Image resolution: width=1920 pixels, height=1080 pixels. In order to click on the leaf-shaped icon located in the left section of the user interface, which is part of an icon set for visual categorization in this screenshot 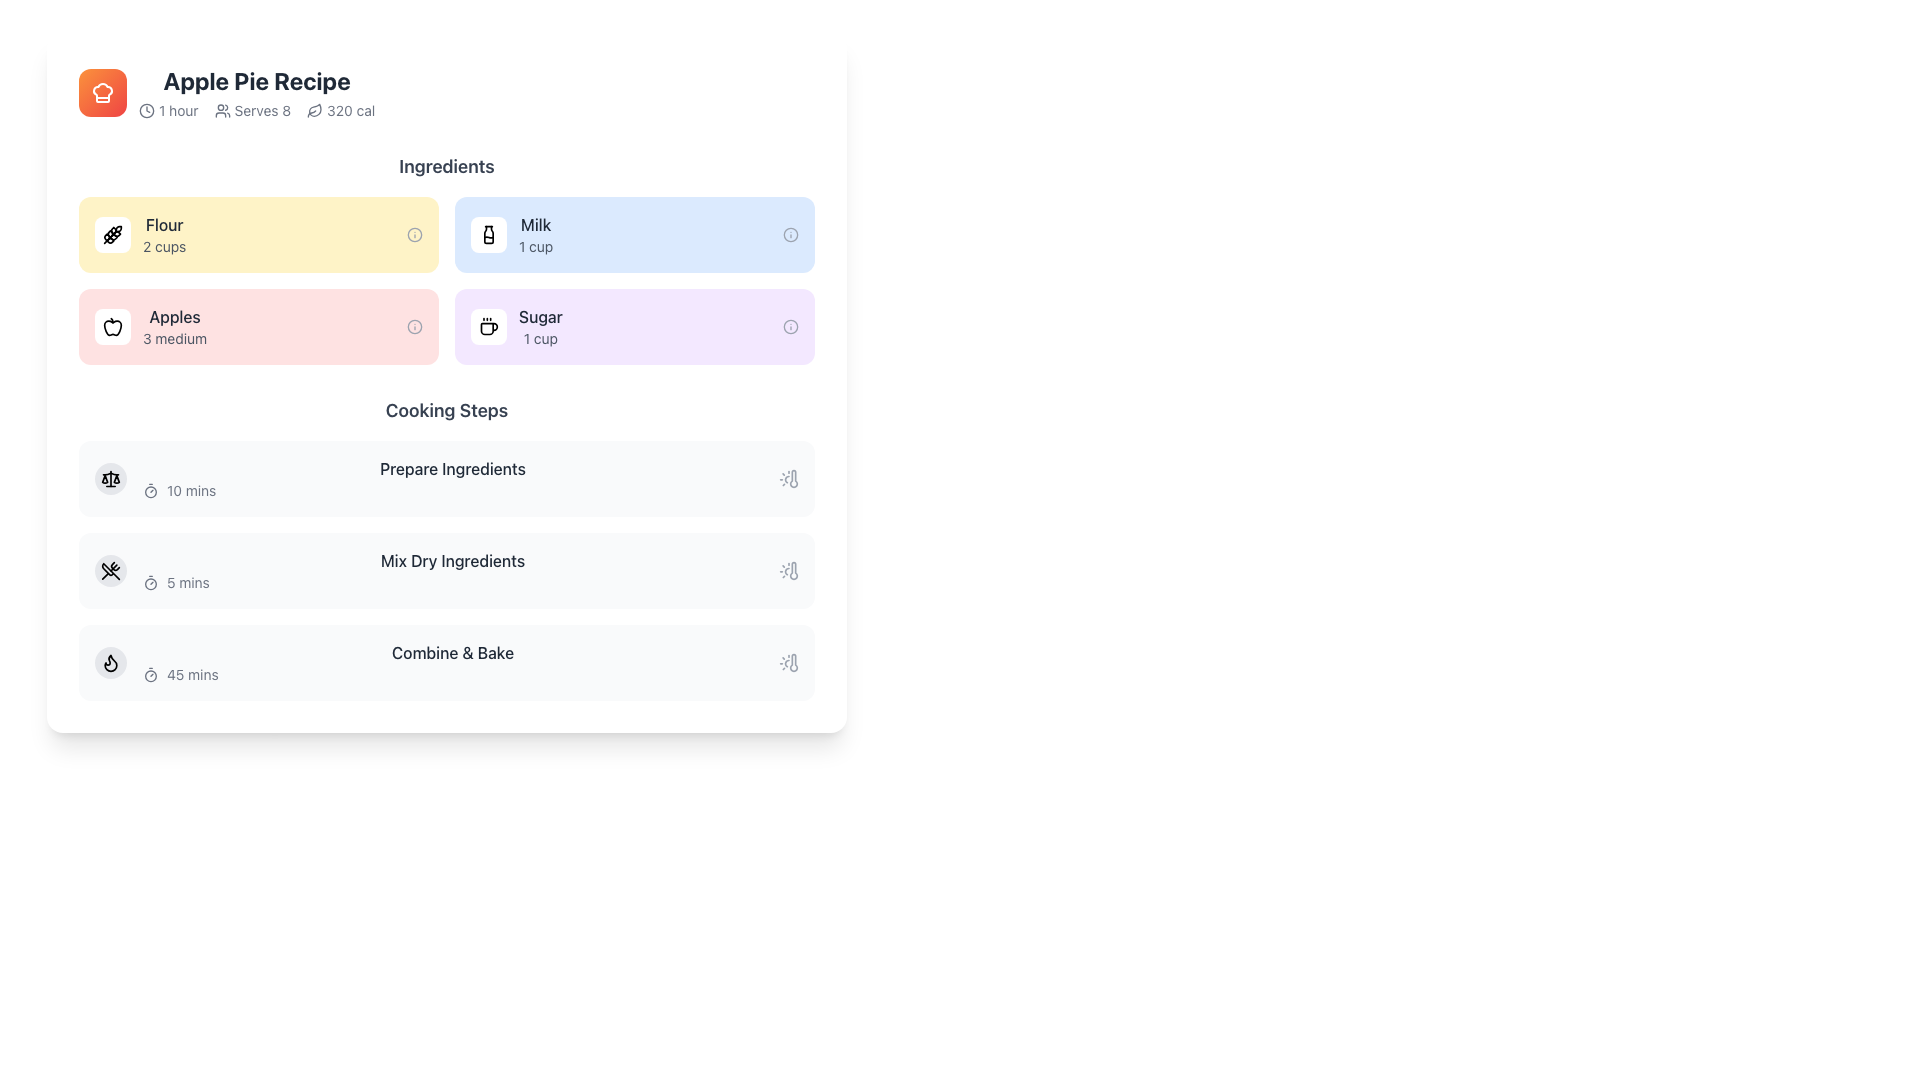, I will do `click(314, 110)`.